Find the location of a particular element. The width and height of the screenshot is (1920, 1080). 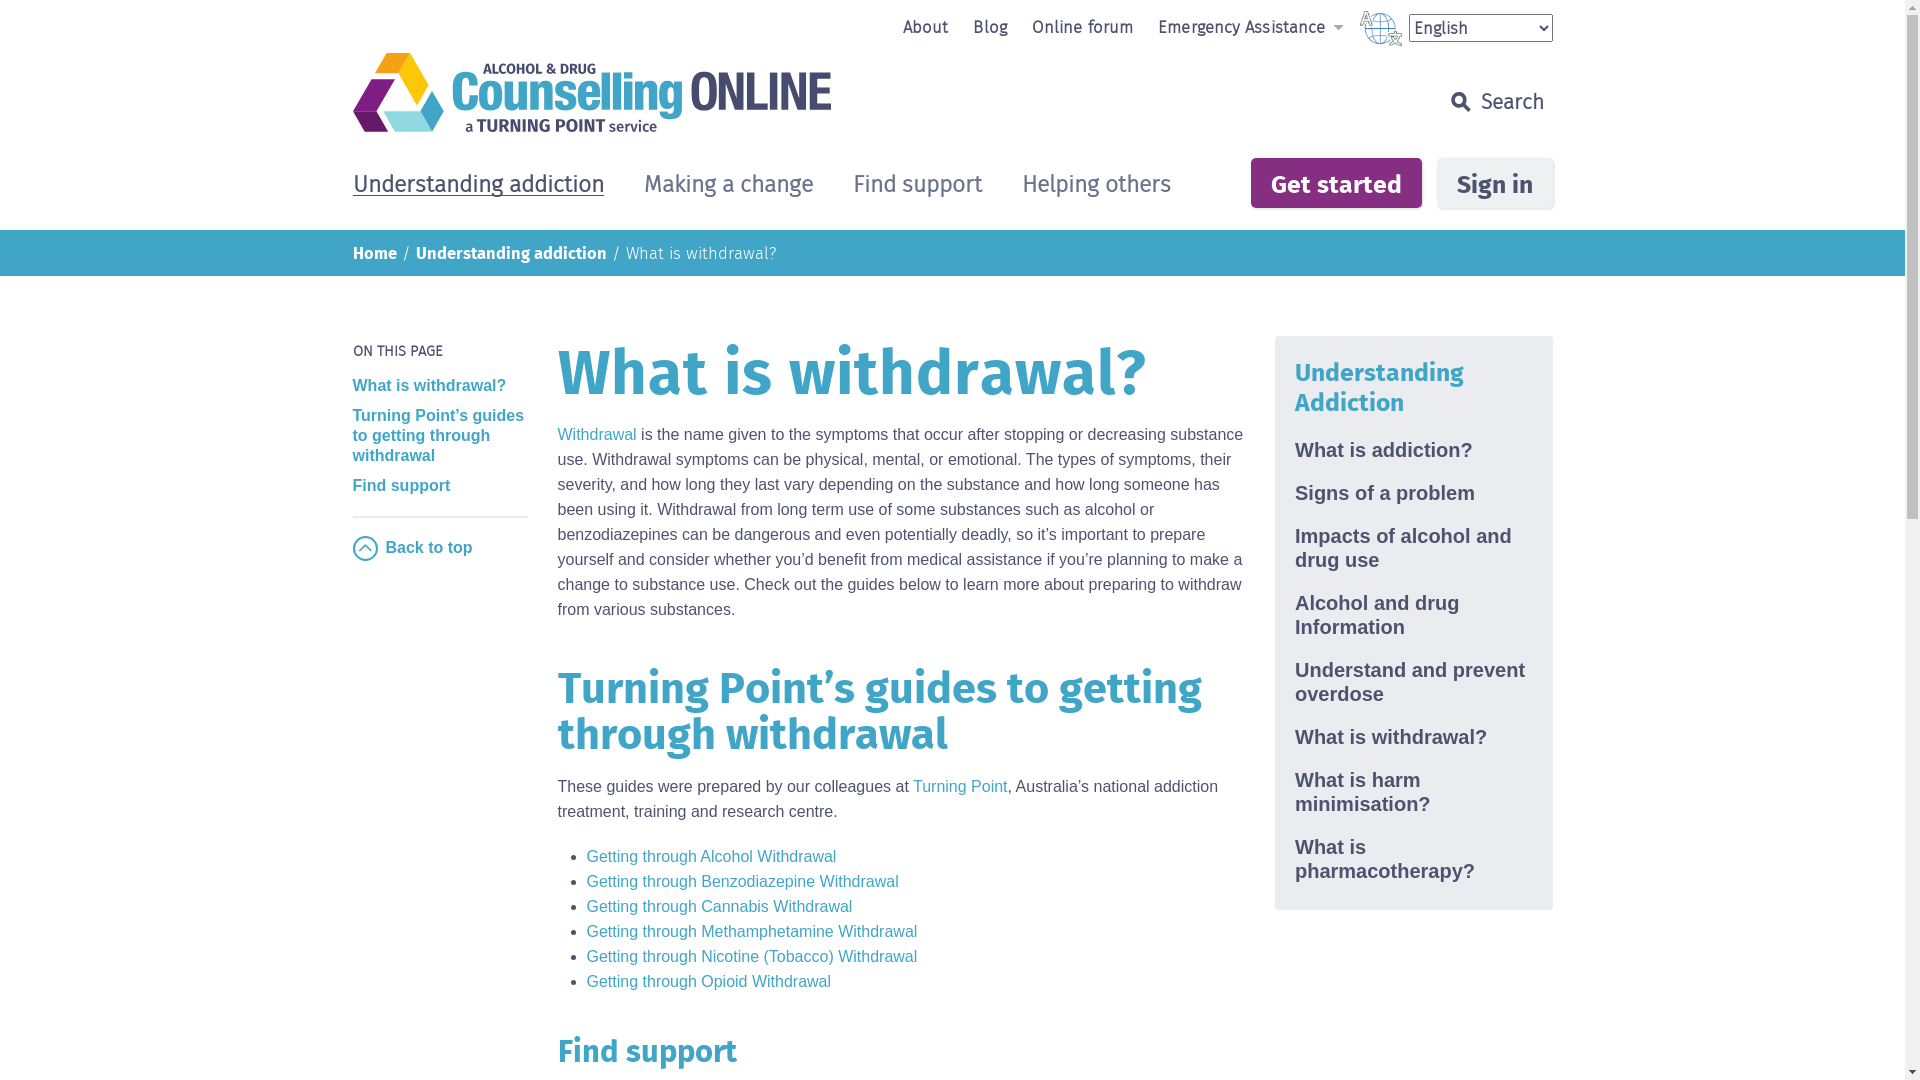

'Turning Point' is located at coordinates (960, 785).